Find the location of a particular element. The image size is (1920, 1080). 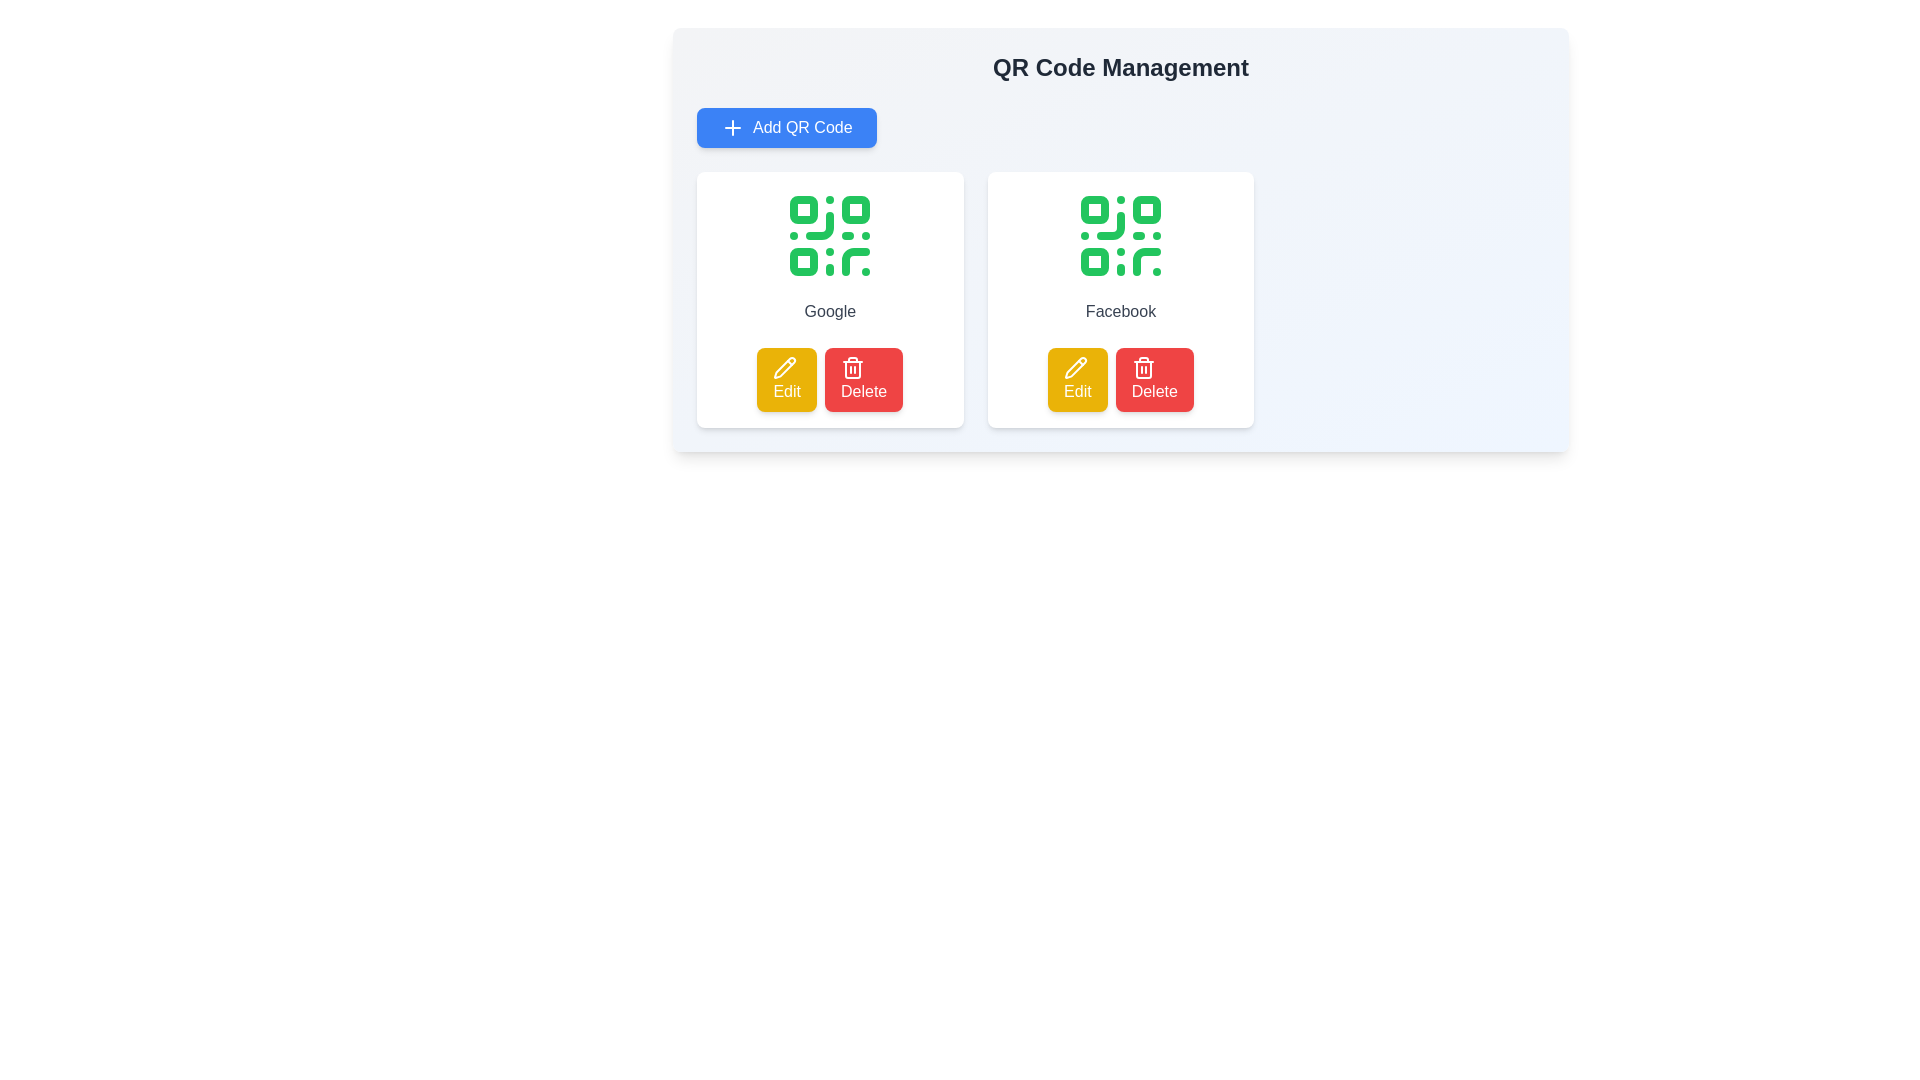

the trash bin icon within the 'Delete' button located in the lower-right section of the second item in the grid under 'QR Code Management' is located at coordinates (1143, 367).